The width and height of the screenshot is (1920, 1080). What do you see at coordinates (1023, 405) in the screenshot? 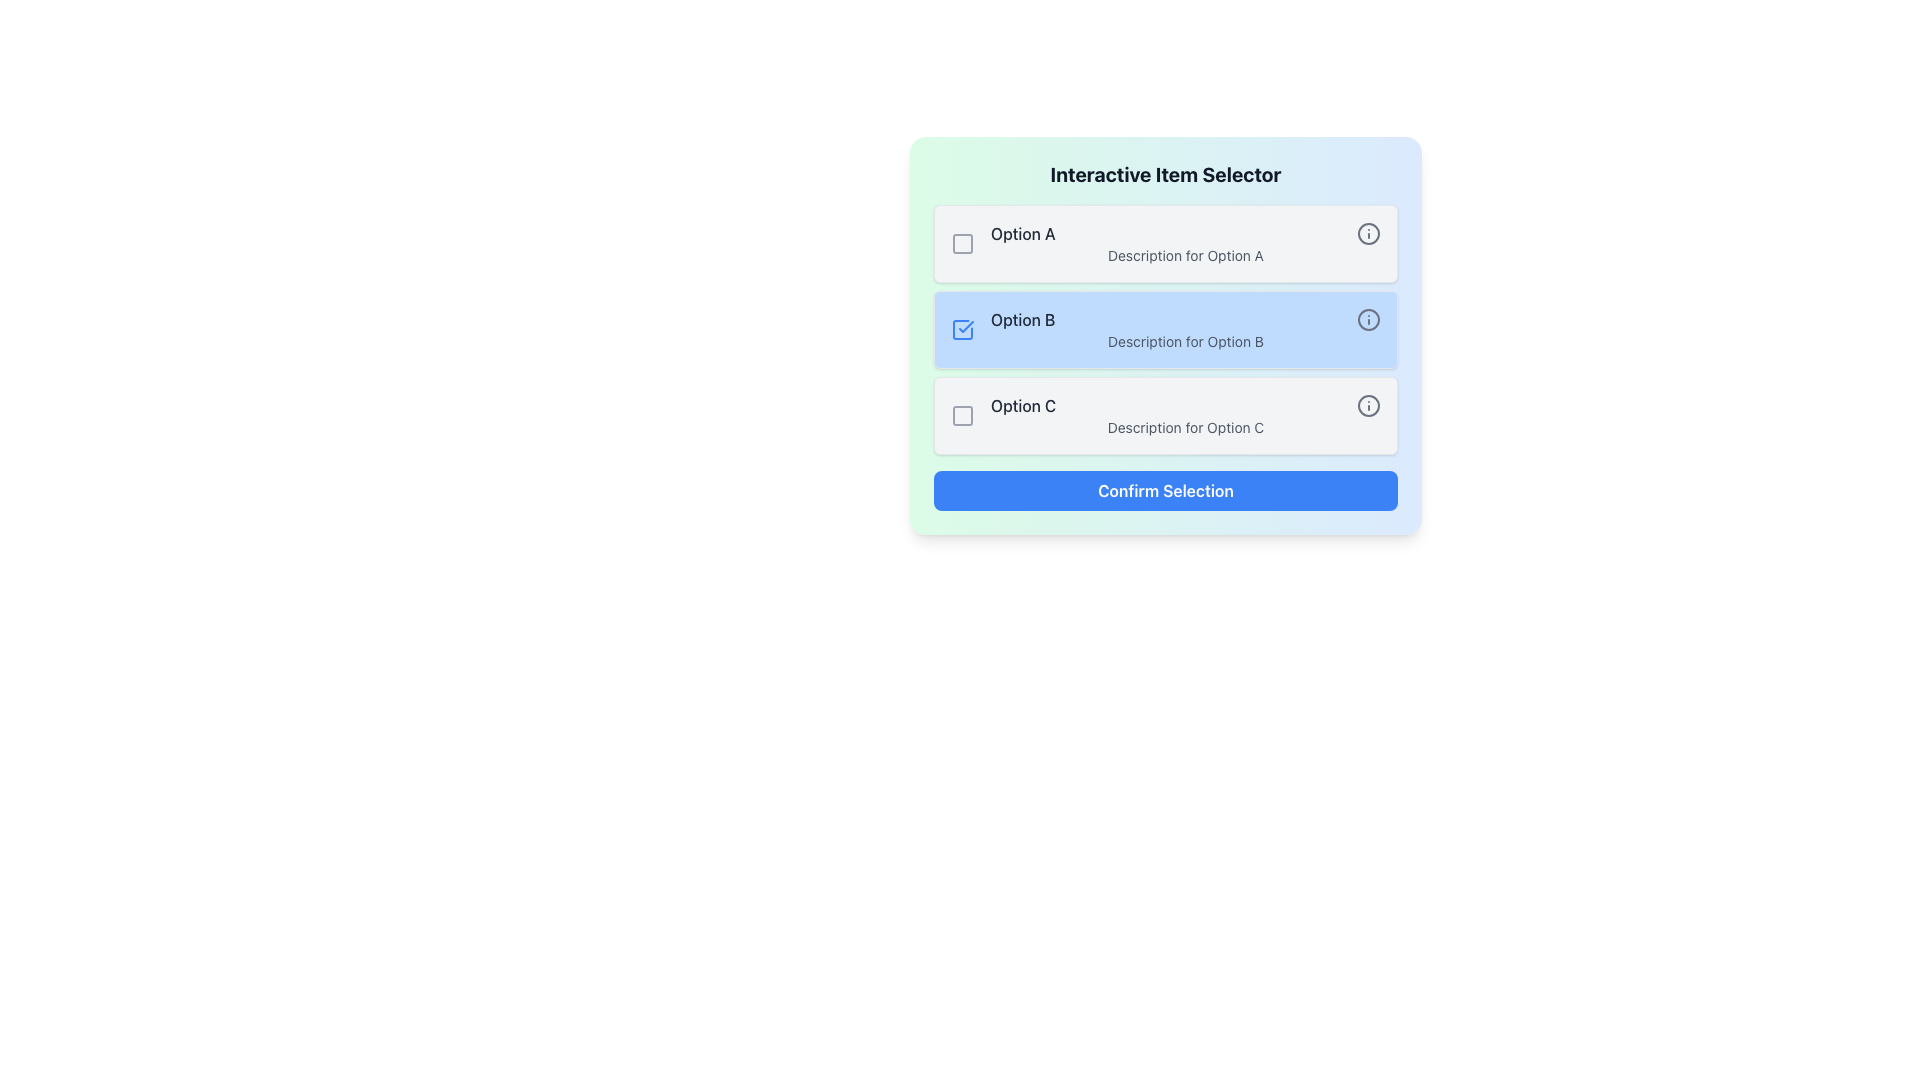
I see `the Text Label that identifies 'Option C' in the third row of the 'Interactive Item Selector' card, which serves as context for its associated checkbox` at bounding box center [1023, 405].